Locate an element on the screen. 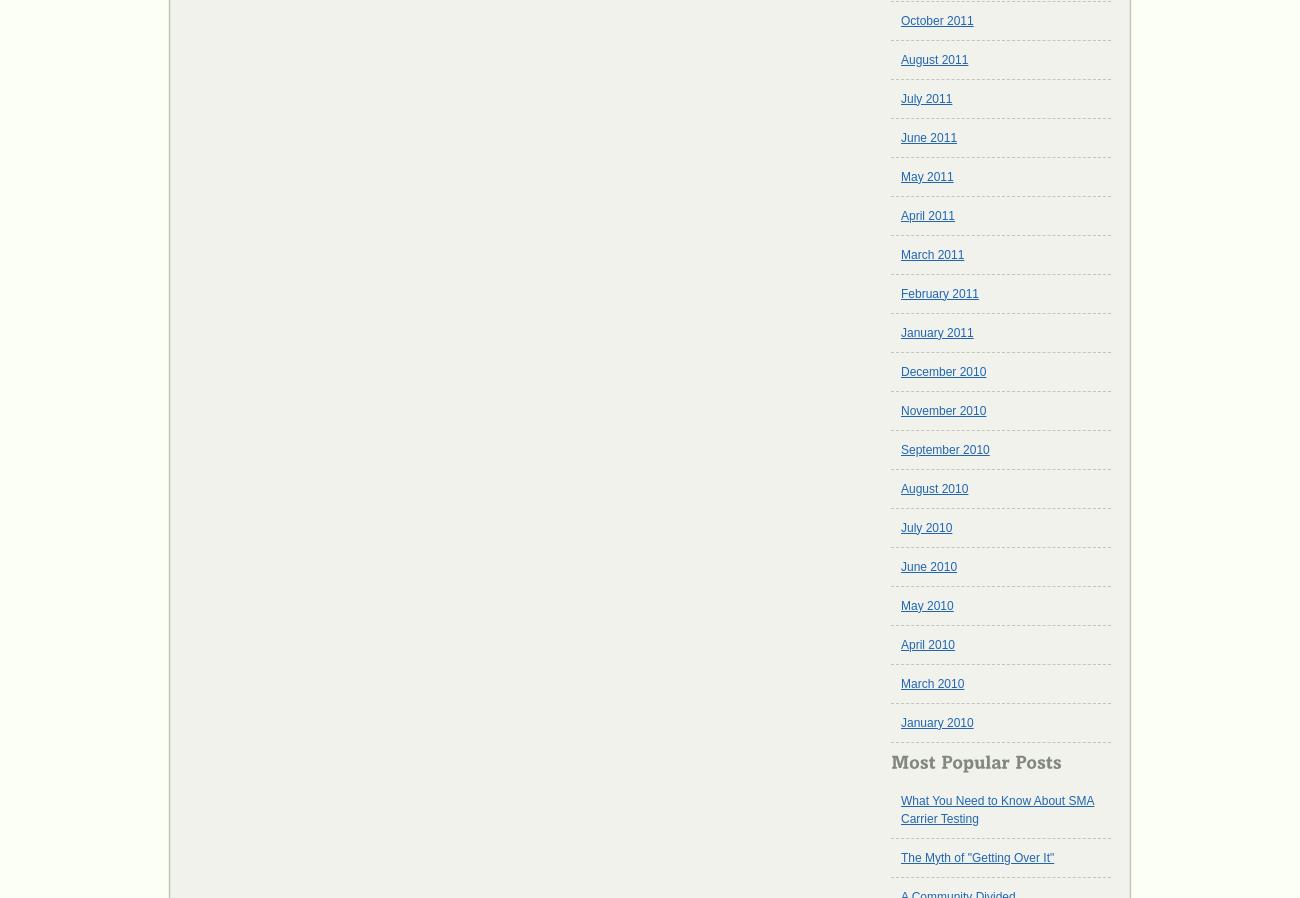 This screenshot has width=1300, height=898. 'November 2010' is located at coordinates (900, 410).